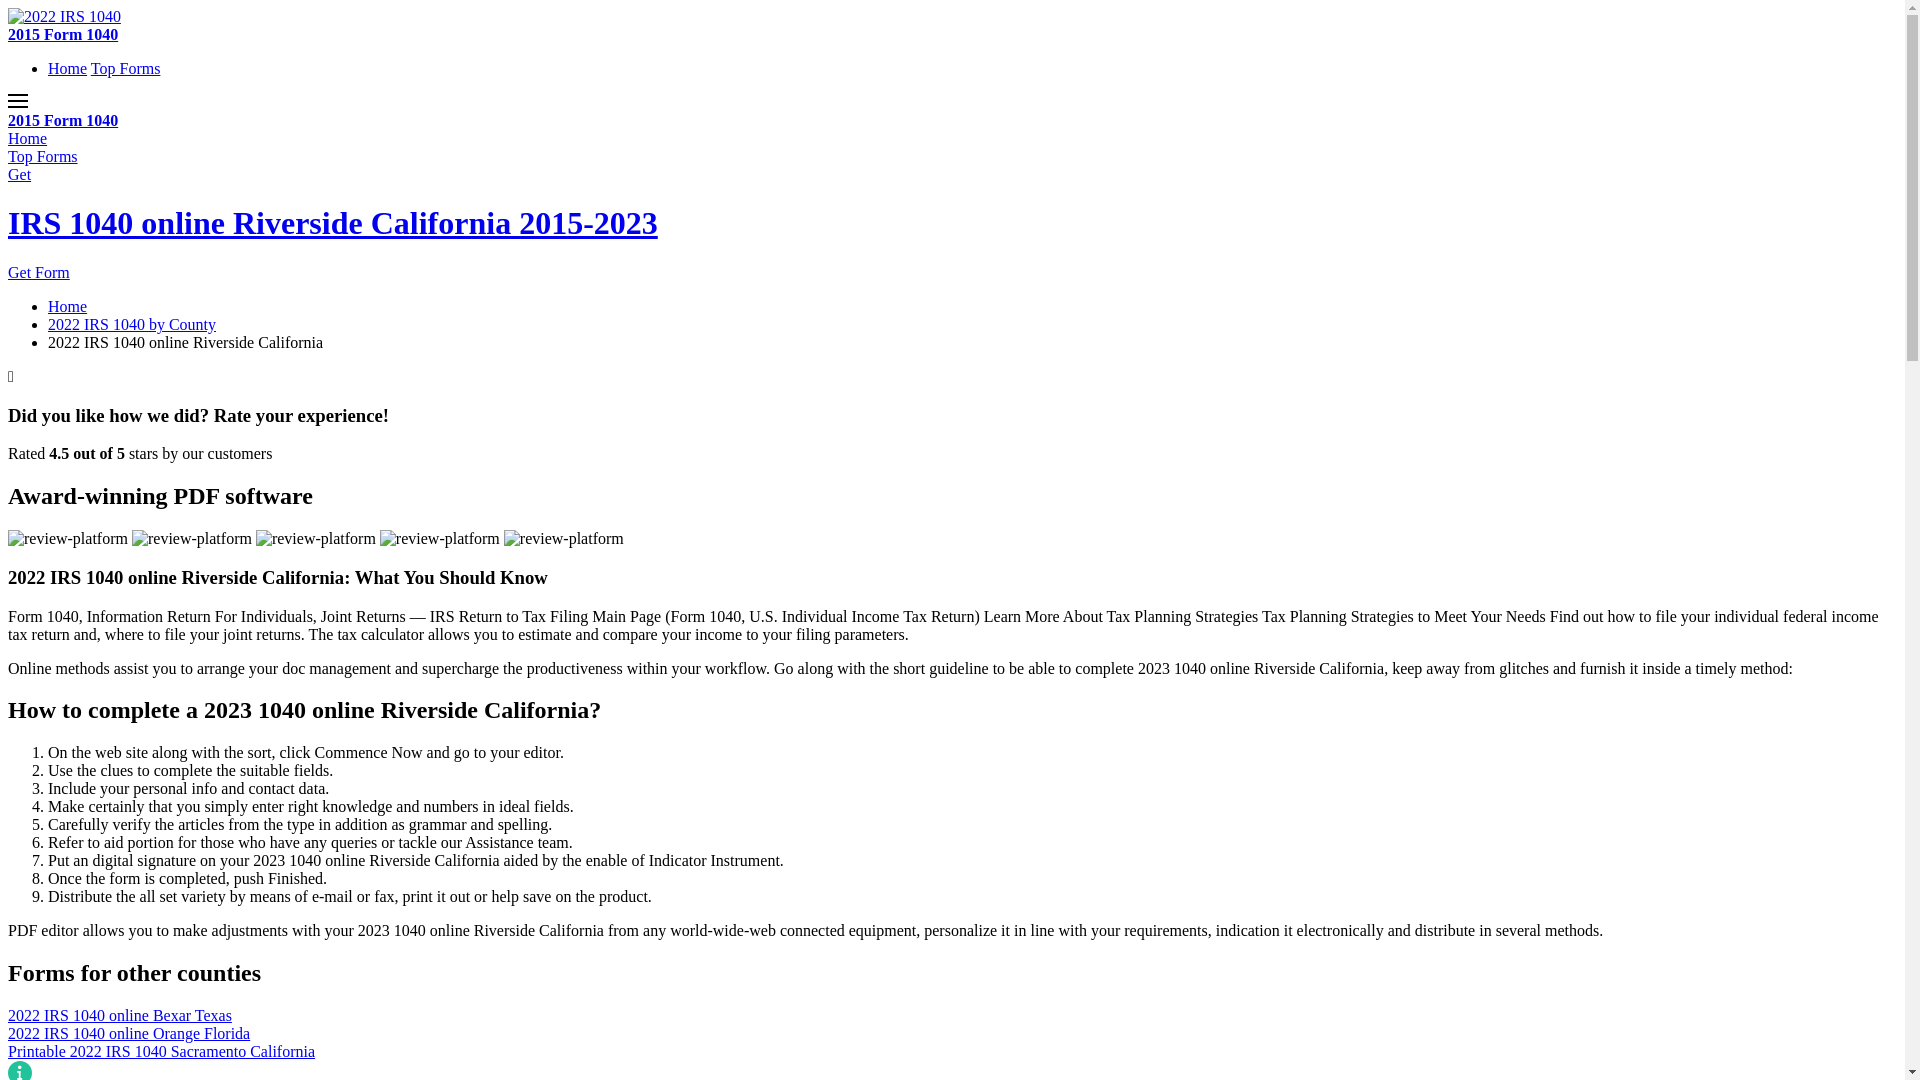 This screenshot has height=1080, width=1920. Describe the element at coordinates (951, 1033) in the screenshot. I see `'2022 IRS 1040 online Orange Florida'` at that location.